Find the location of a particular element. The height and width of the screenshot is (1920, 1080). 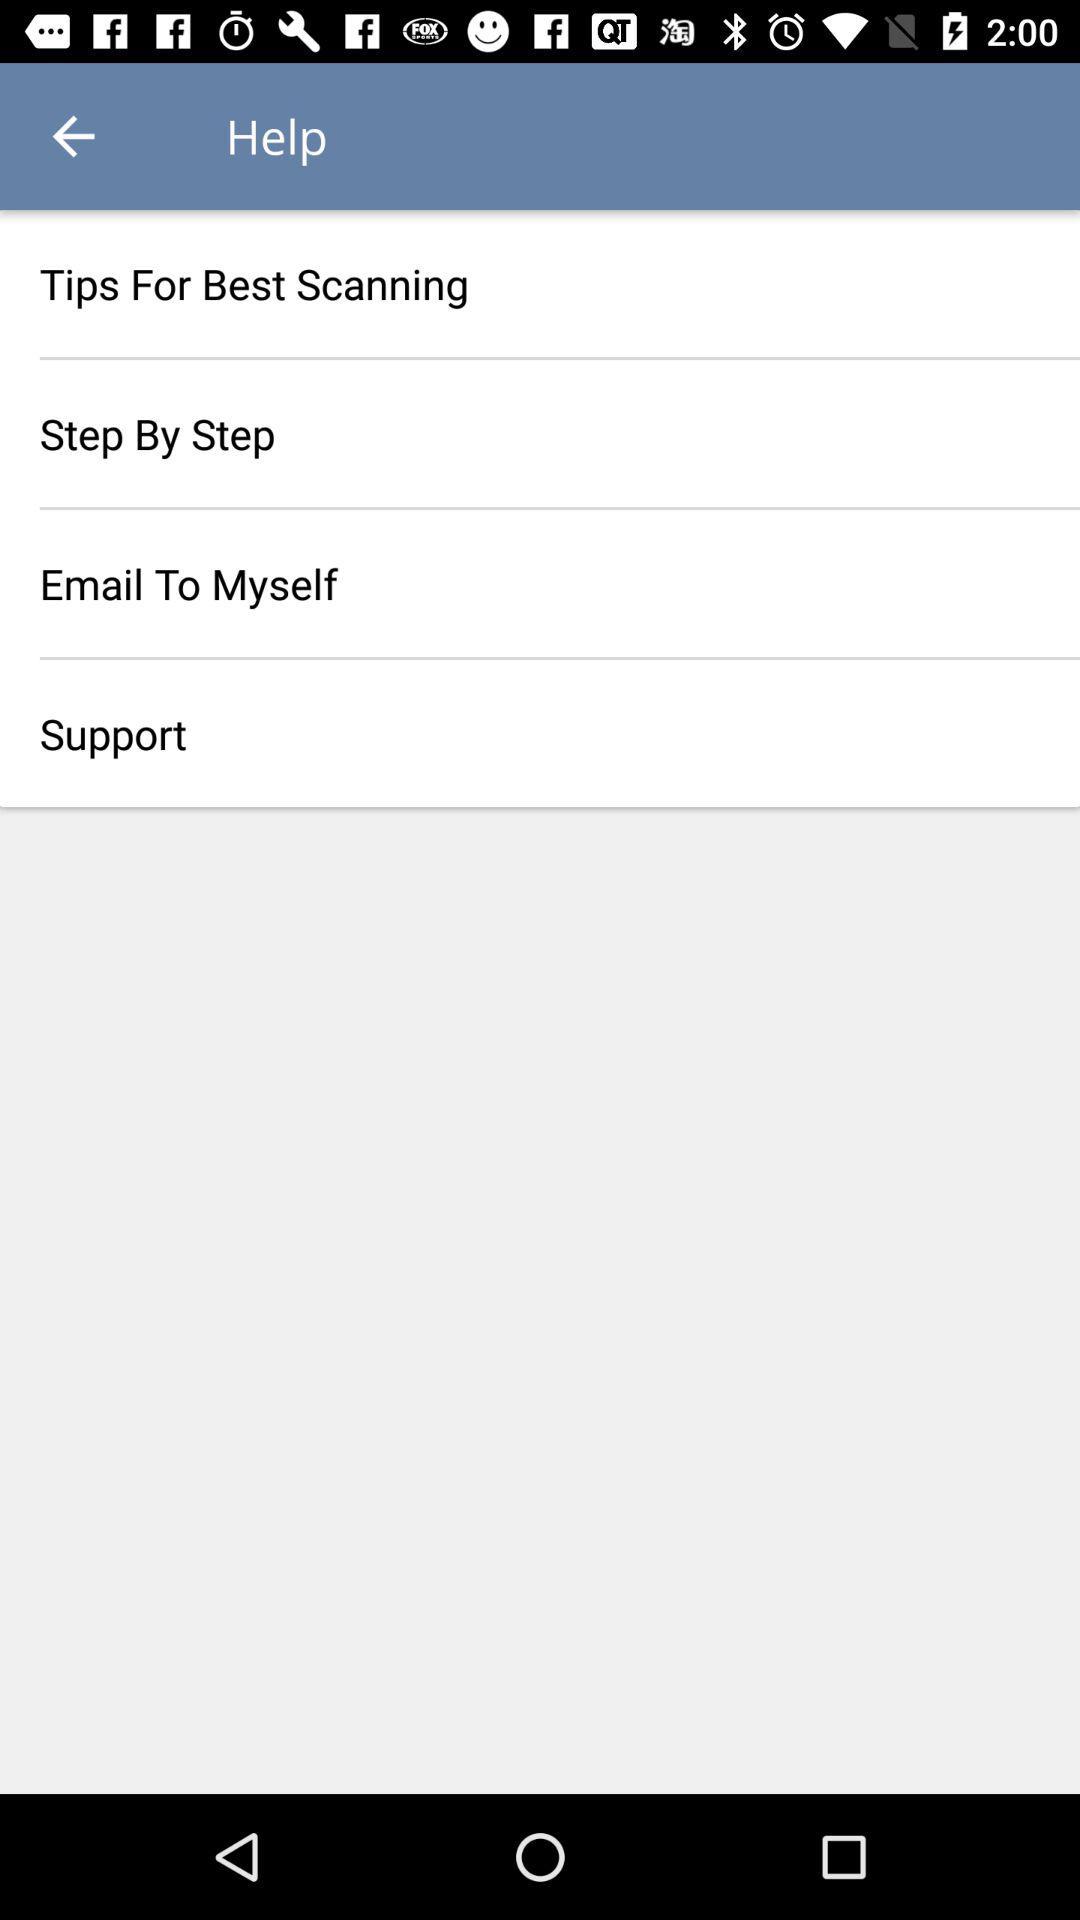

the step by step item is located at coordinates (540, 432).